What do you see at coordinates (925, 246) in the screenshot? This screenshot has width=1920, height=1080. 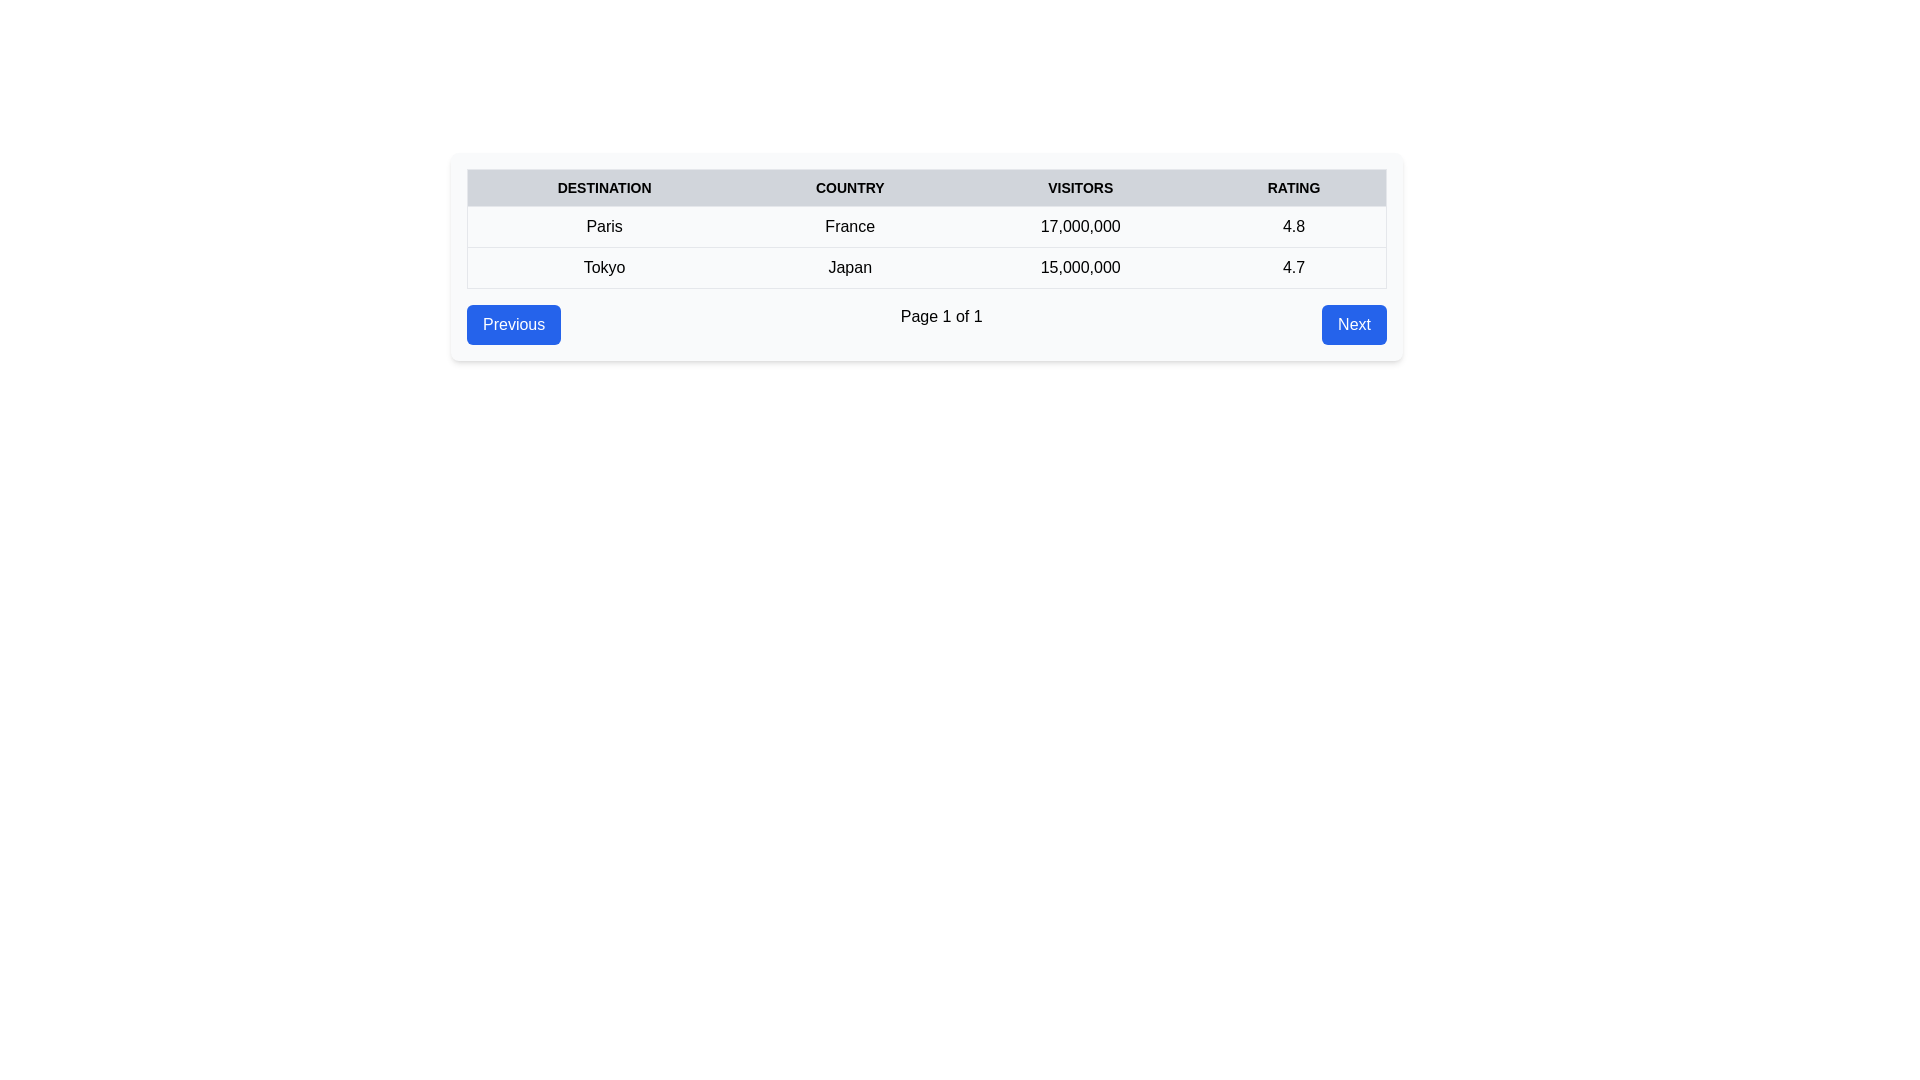 I see `the table rows displaying destination information, which includes country, visitor count, and rating` at bounding box center [925, 246].